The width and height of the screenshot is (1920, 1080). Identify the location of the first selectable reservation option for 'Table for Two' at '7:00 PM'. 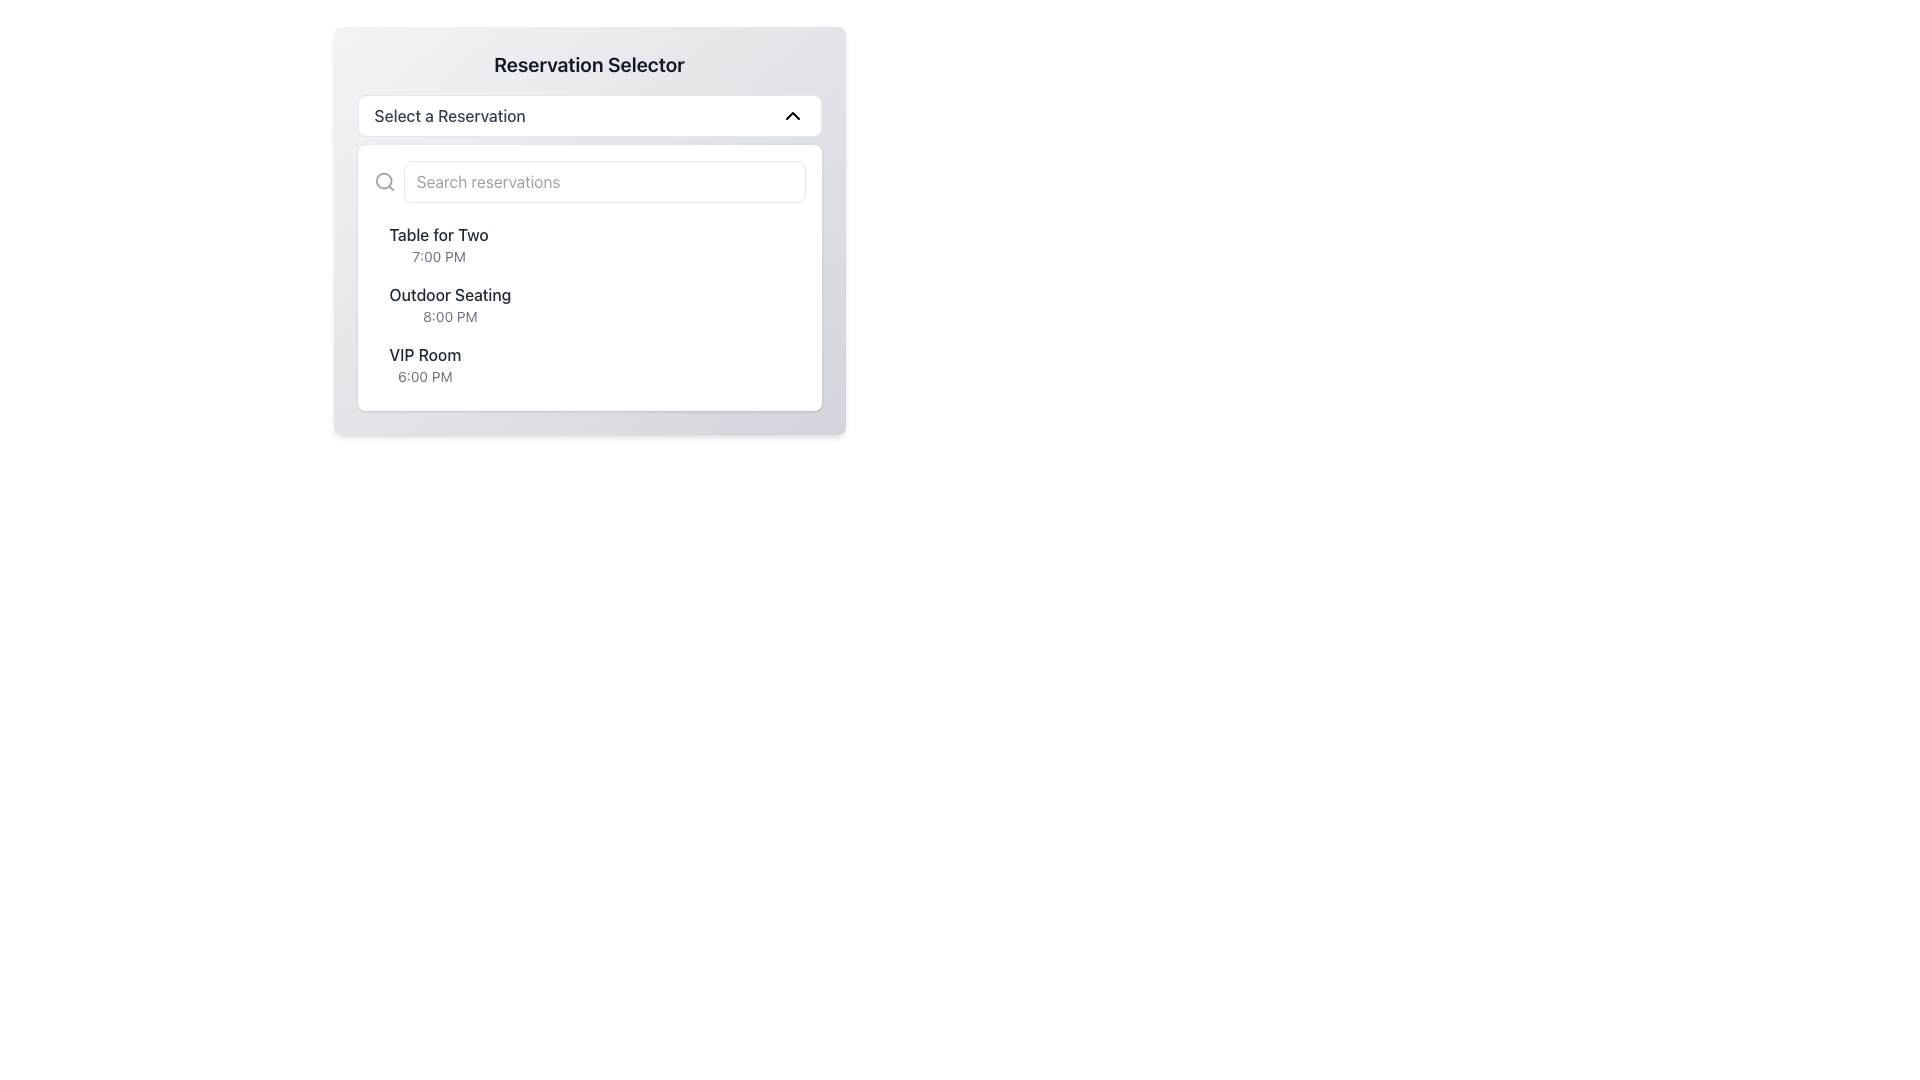
(438, 244).